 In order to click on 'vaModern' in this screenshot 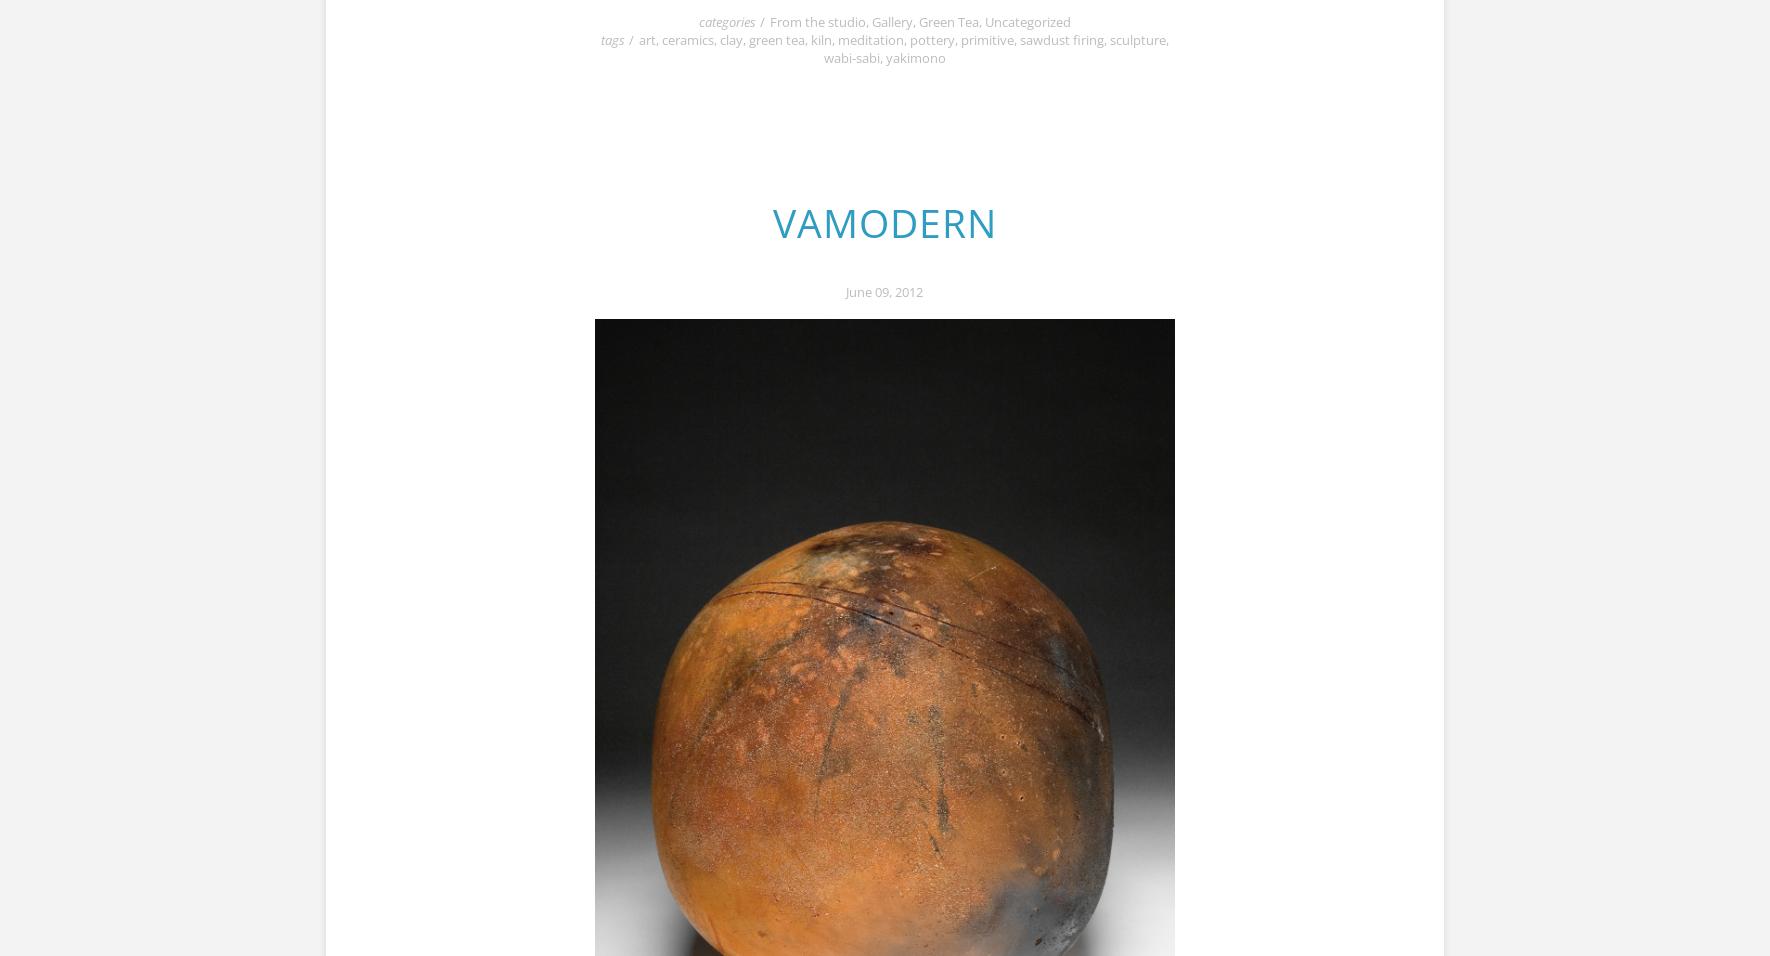, I will do `click(883, 222)`.